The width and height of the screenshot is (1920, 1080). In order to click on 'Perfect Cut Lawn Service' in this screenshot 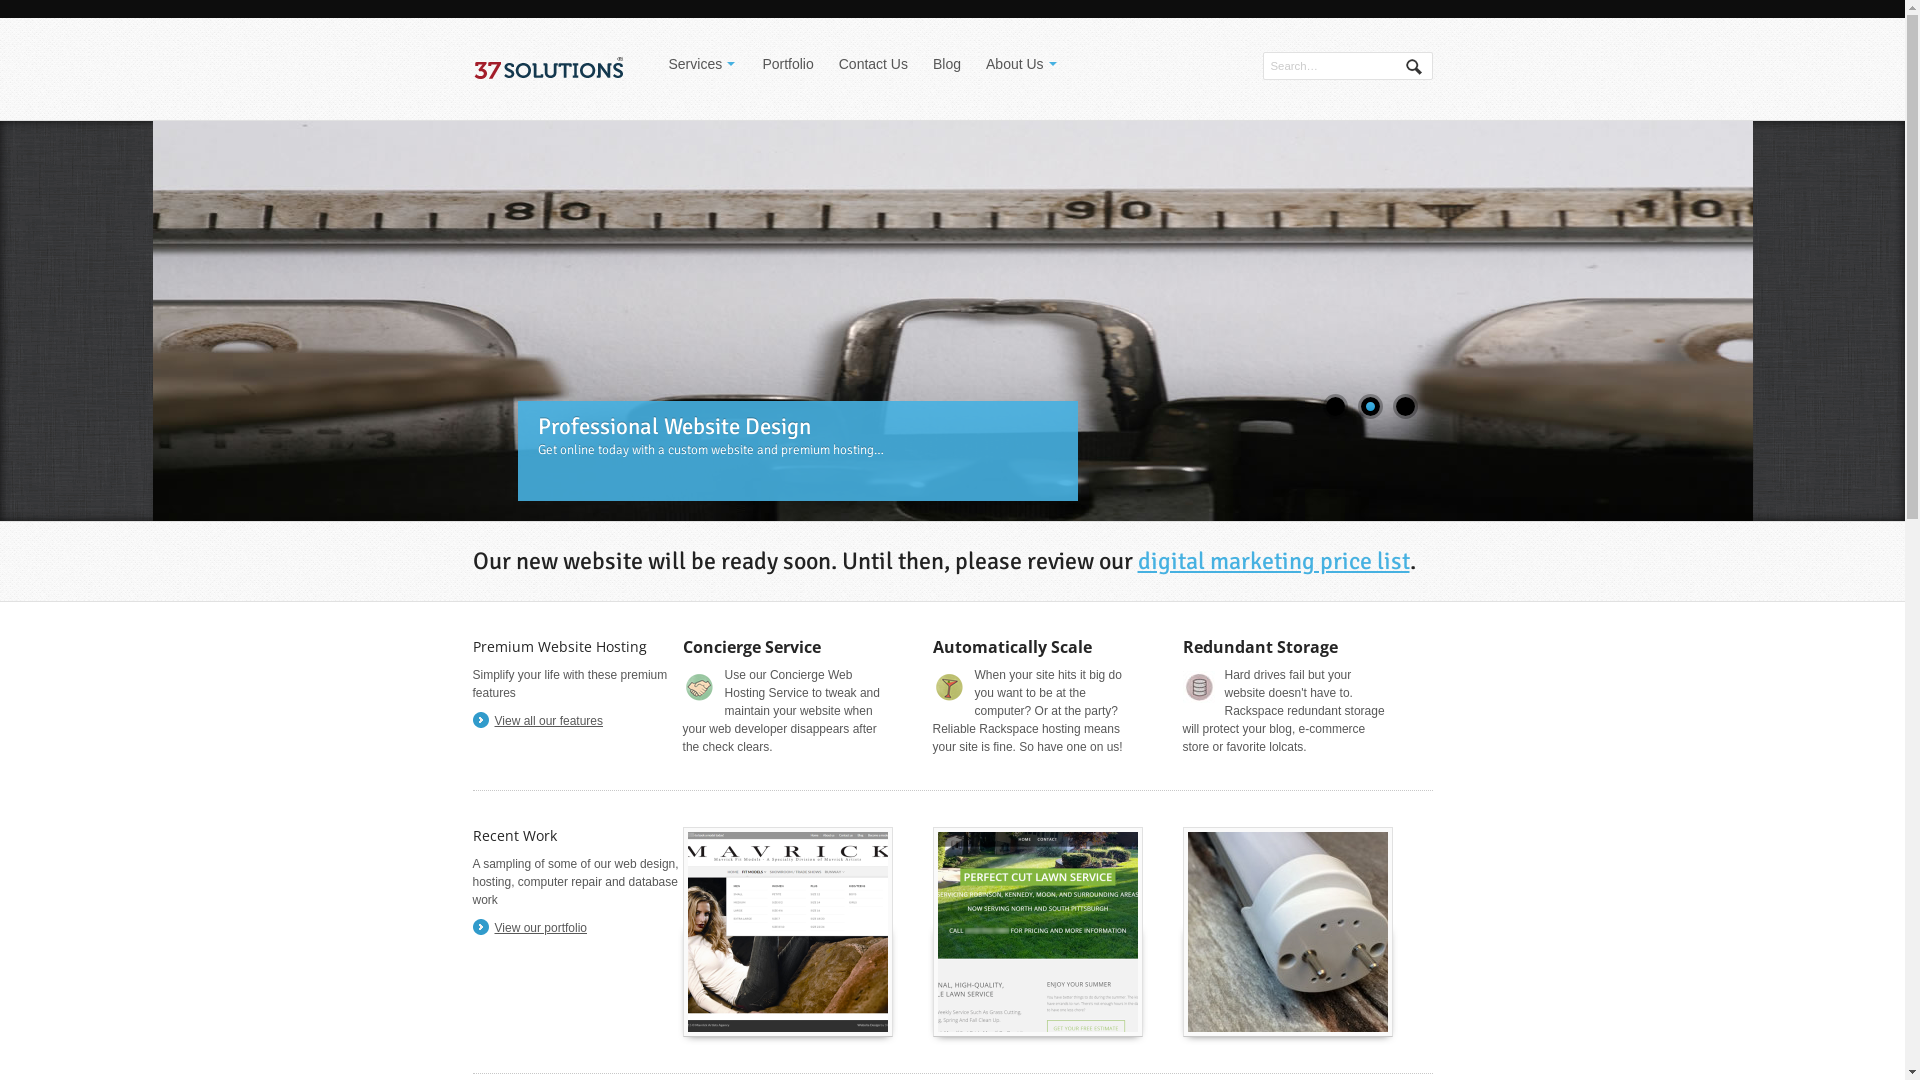, I will do `click(1037, 932)`.